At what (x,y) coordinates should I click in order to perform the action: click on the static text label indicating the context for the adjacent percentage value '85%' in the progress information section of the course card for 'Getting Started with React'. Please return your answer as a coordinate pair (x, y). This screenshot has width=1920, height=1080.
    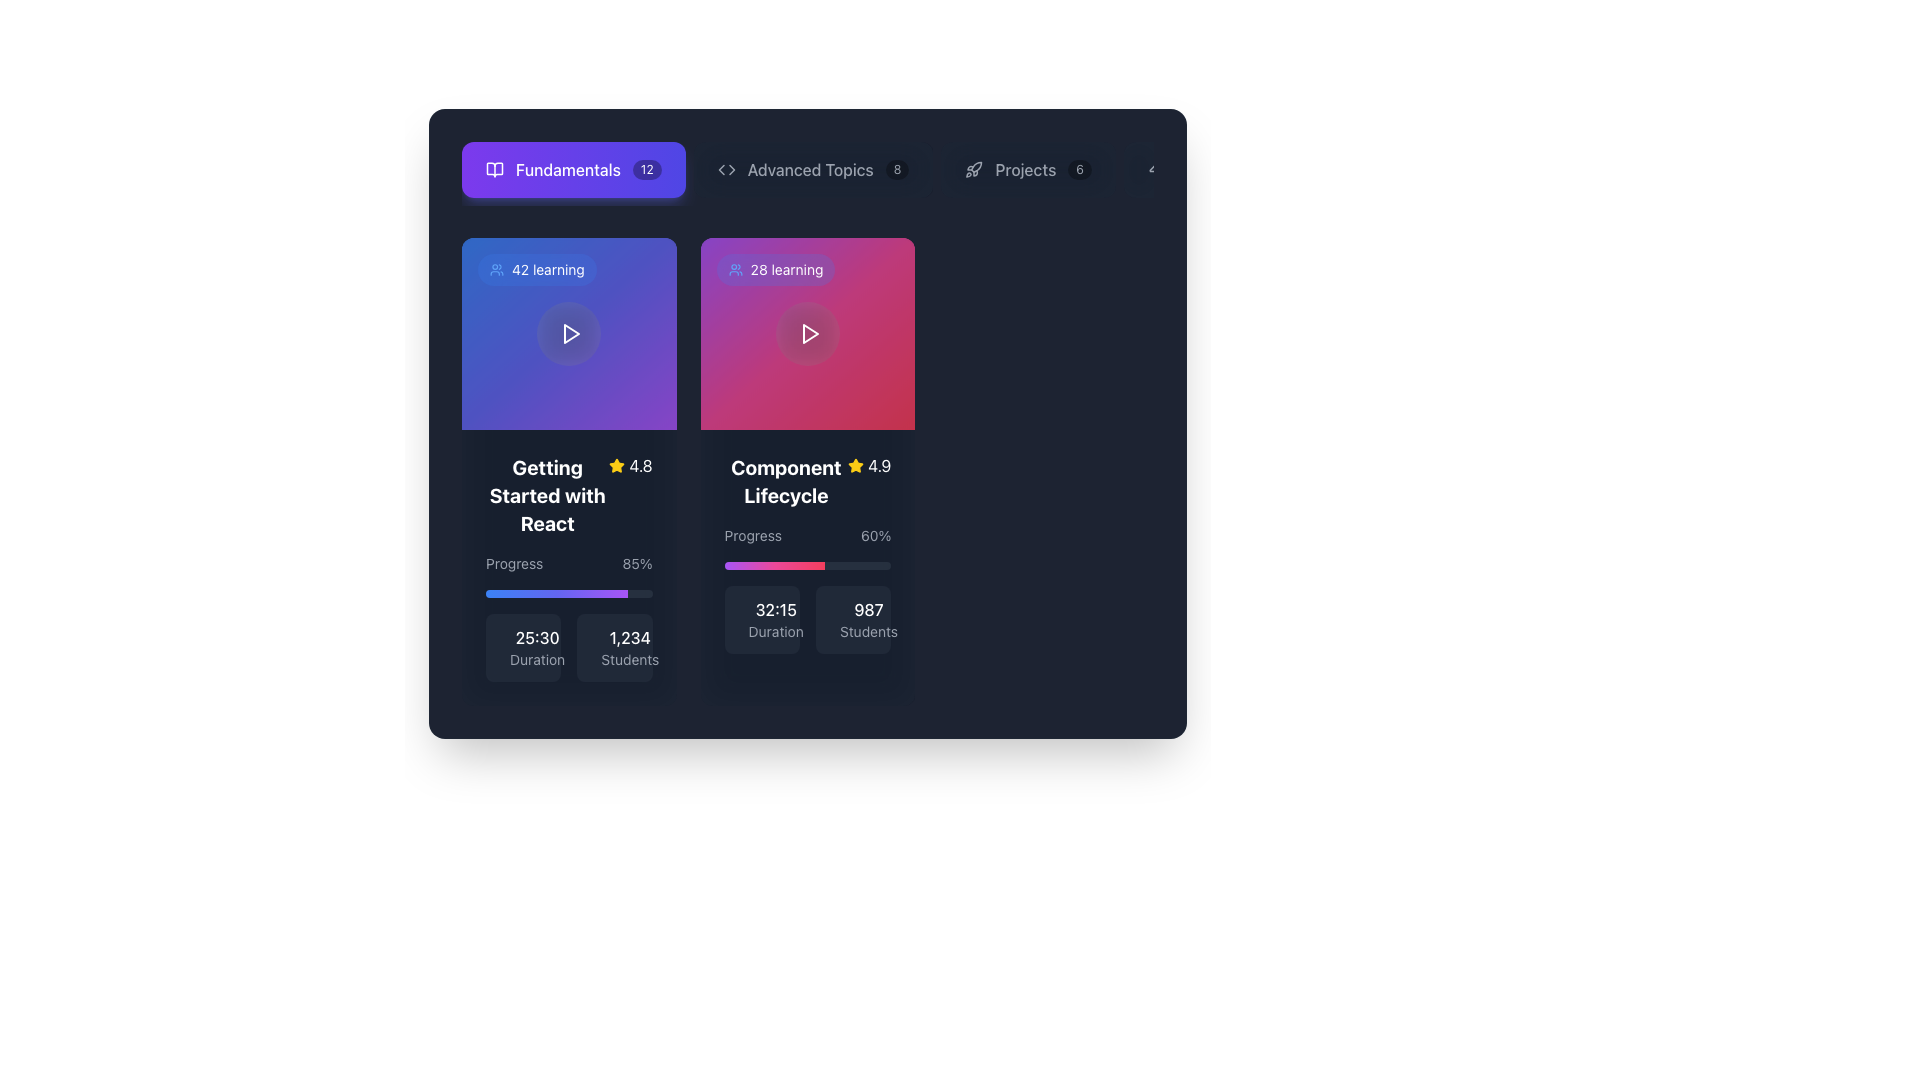
    Looking at the image, I should click on (514, 563).